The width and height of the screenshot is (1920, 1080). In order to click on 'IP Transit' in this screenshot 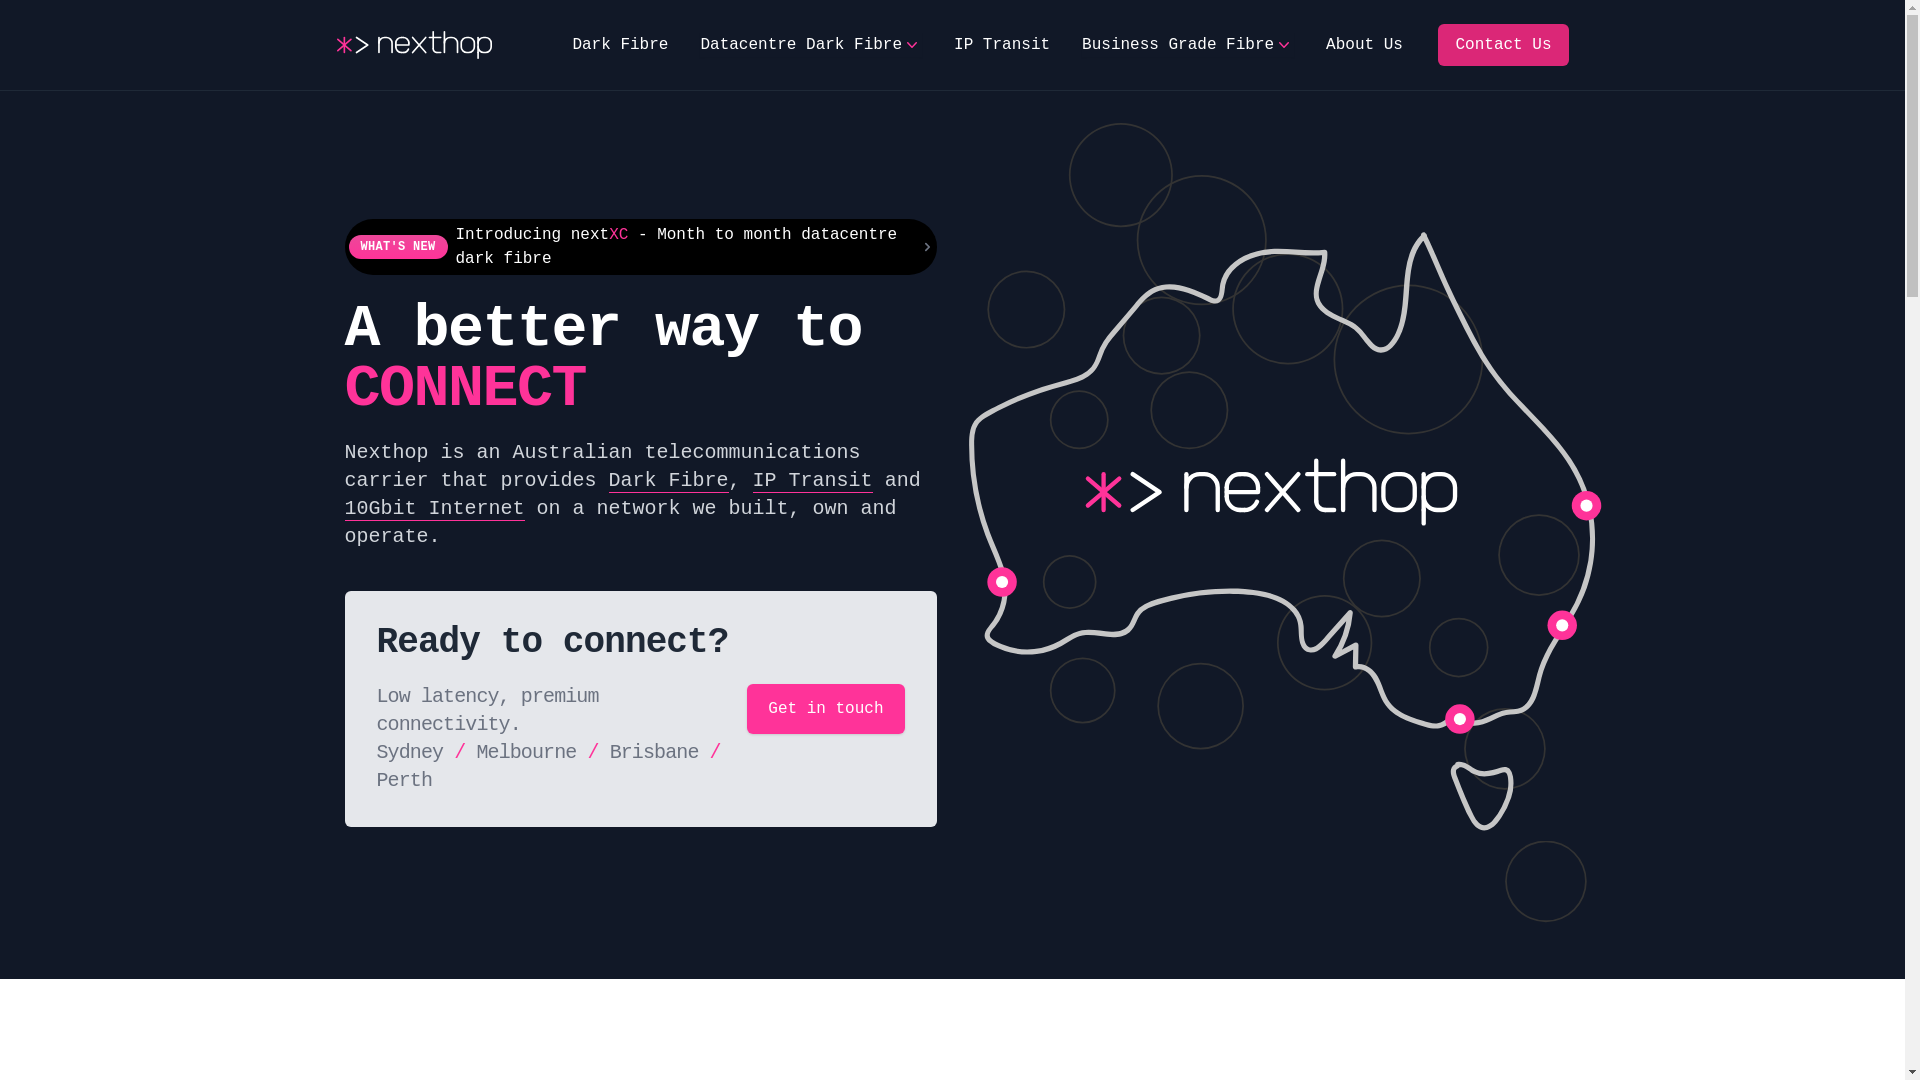, I will do `click(953, 45)`.